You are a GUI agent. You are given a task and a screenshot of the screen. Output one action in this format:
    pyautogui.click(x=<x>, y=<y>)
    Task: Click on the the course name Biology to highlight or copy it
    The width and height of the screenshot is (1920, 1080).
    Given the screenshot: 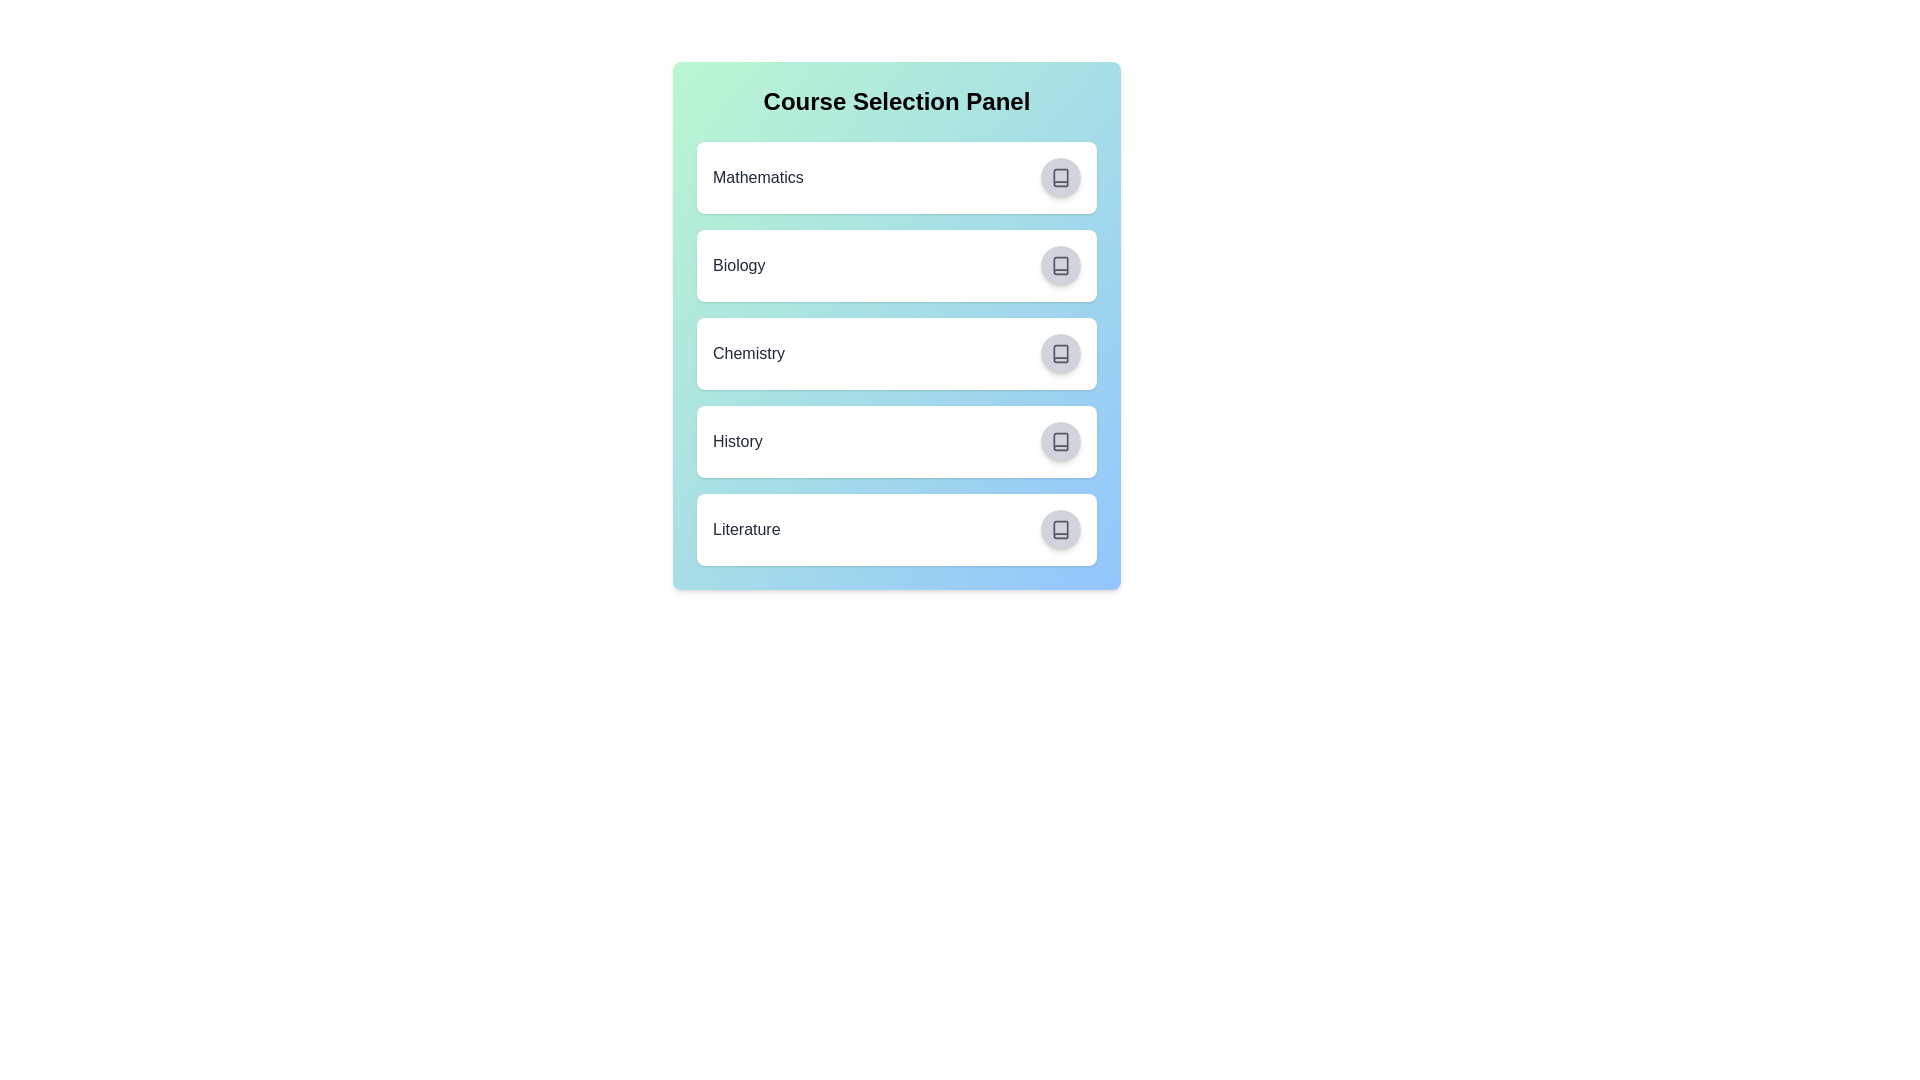 What is the action you would take?
    pyautogui.click(x=738, y=265)
    